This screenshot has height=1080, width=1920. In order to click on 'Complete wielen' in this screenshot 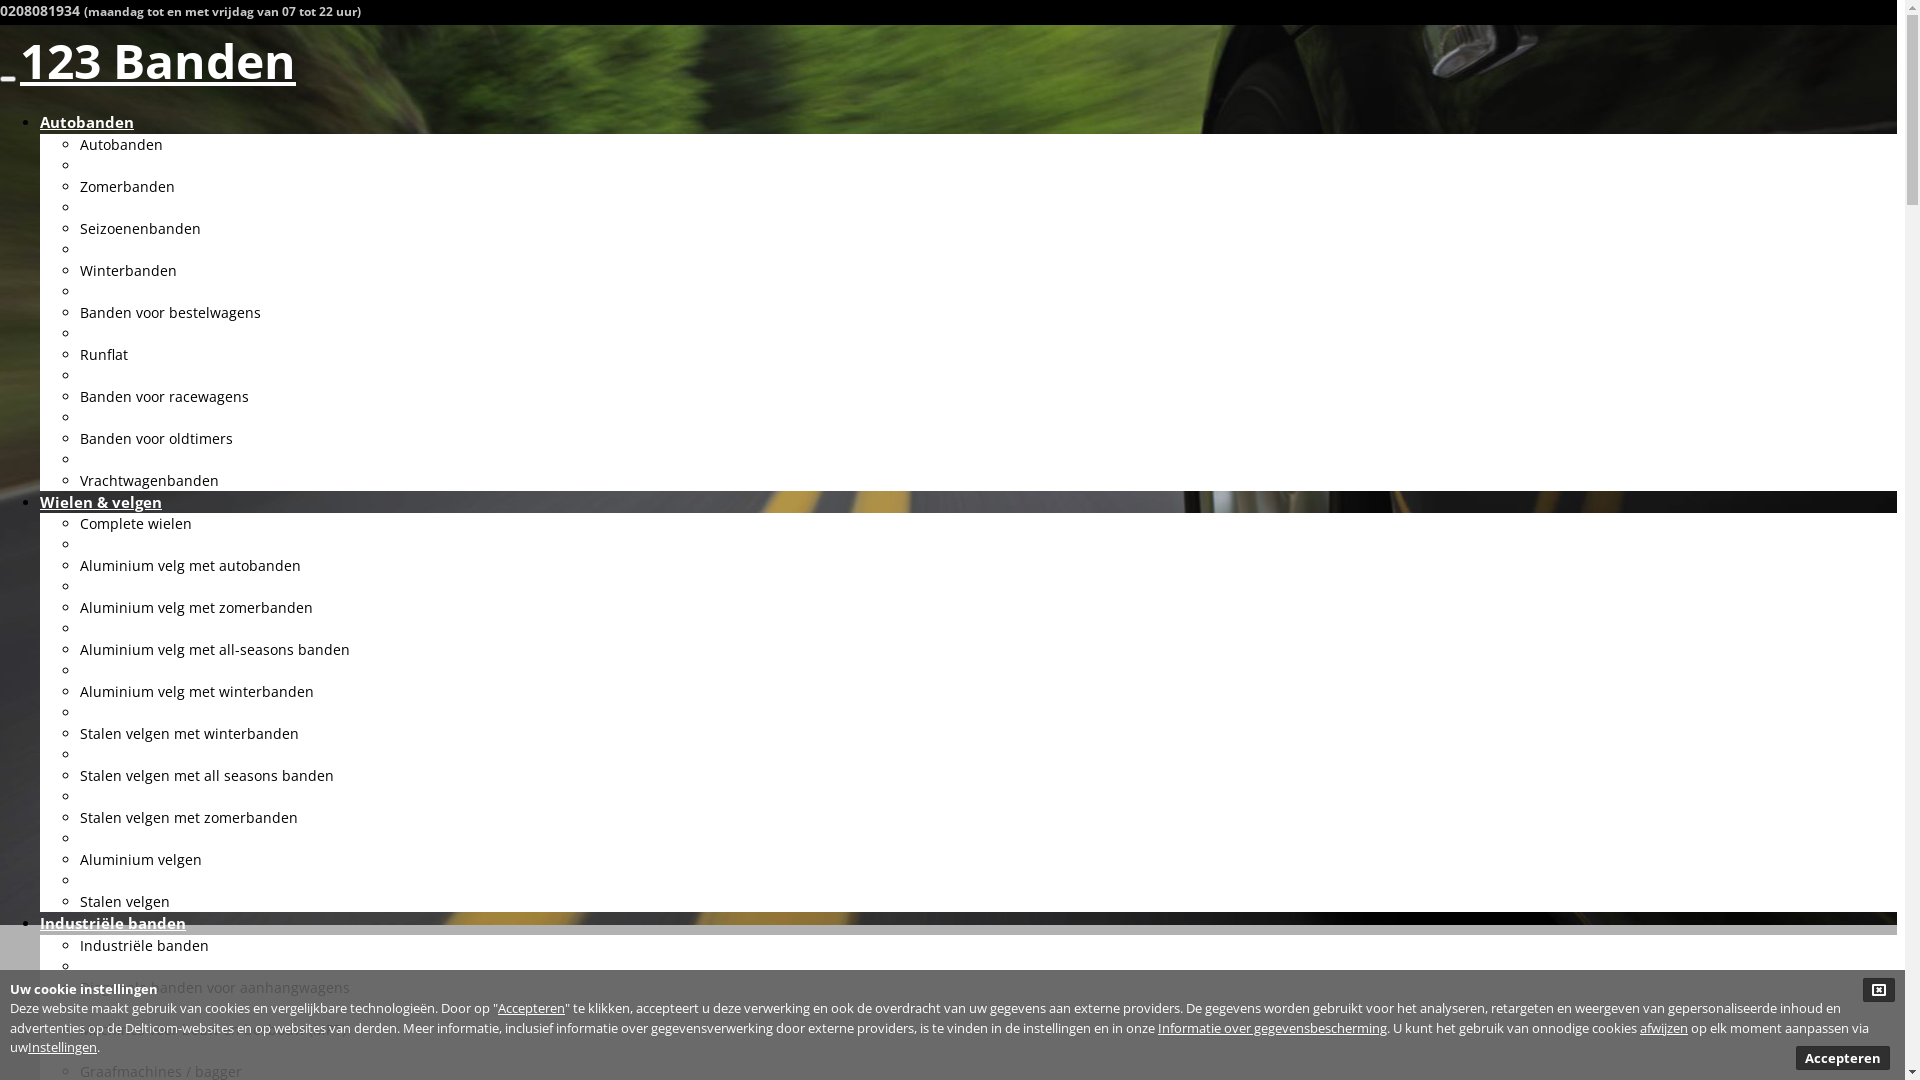, I will do `click(134, 522)`.